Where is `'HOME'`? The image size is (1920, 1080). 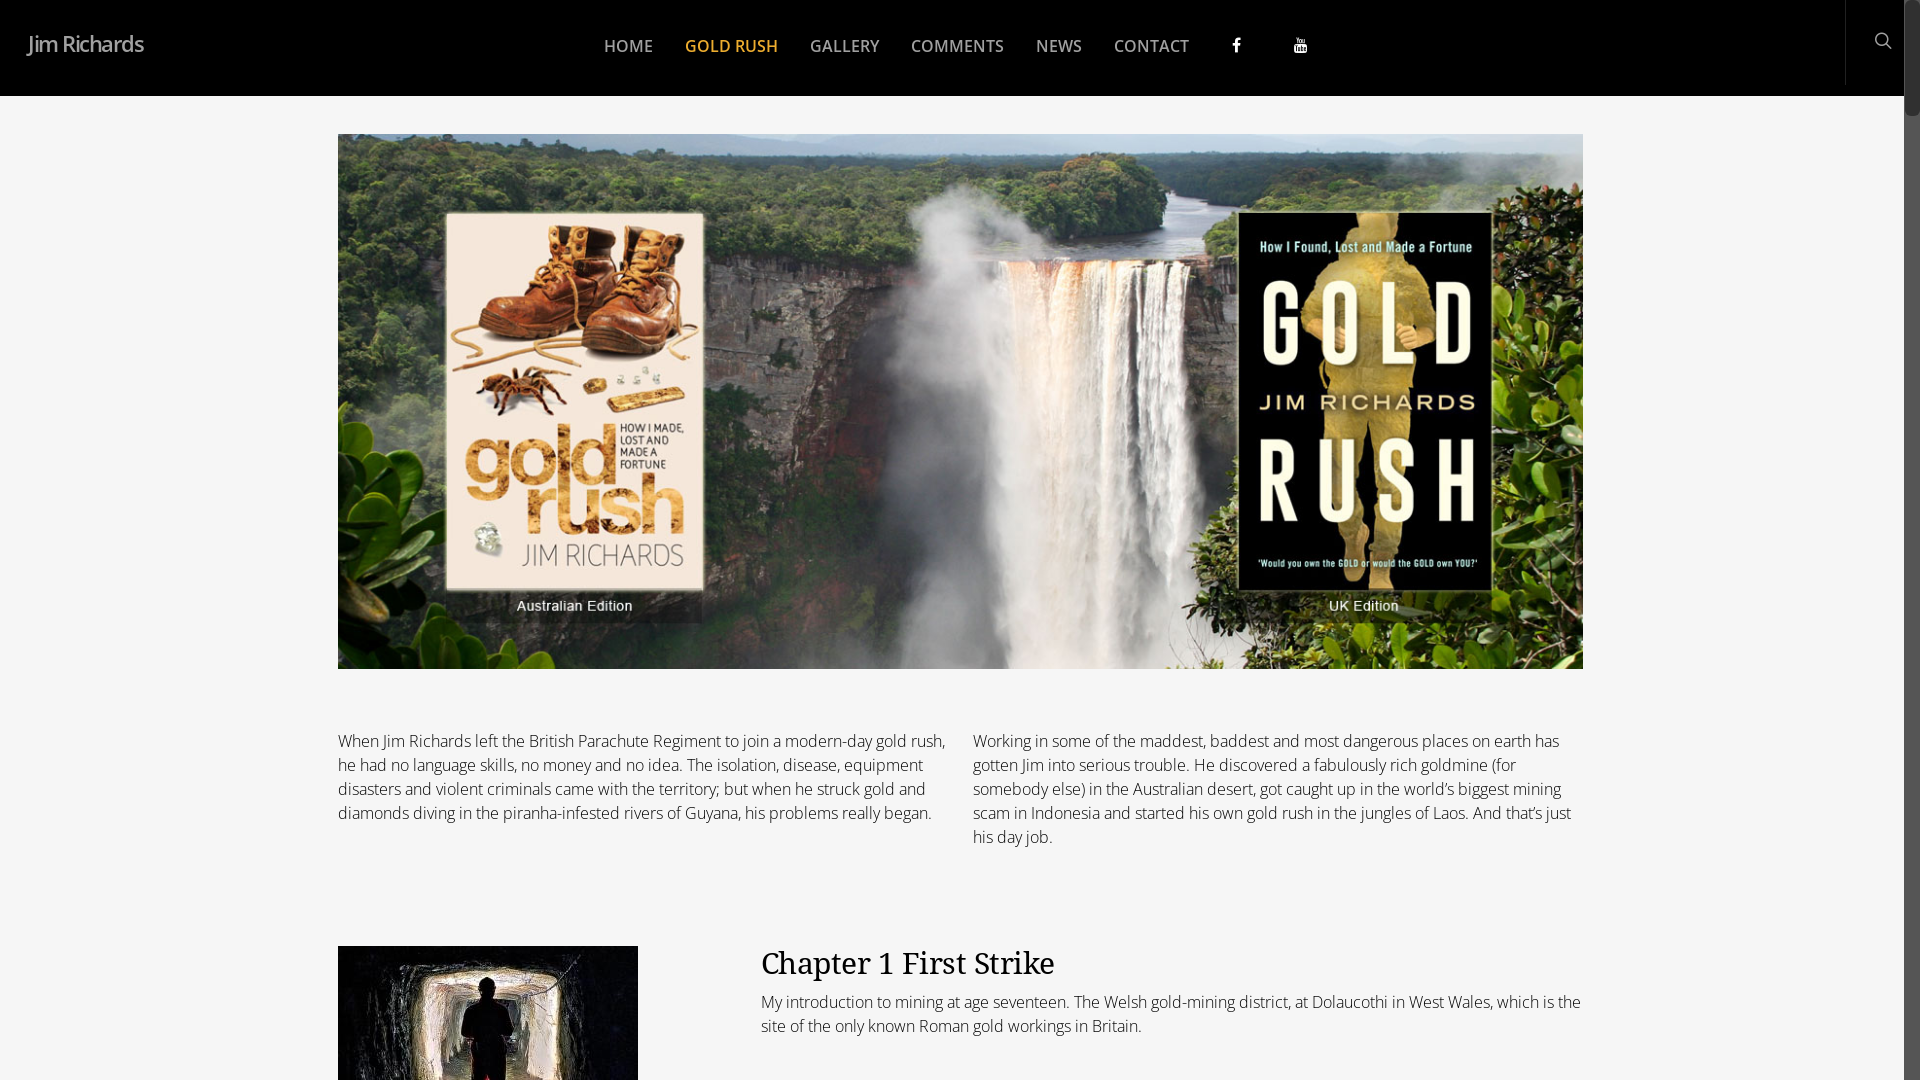
'HOME' is located at coordinates (626, 59).